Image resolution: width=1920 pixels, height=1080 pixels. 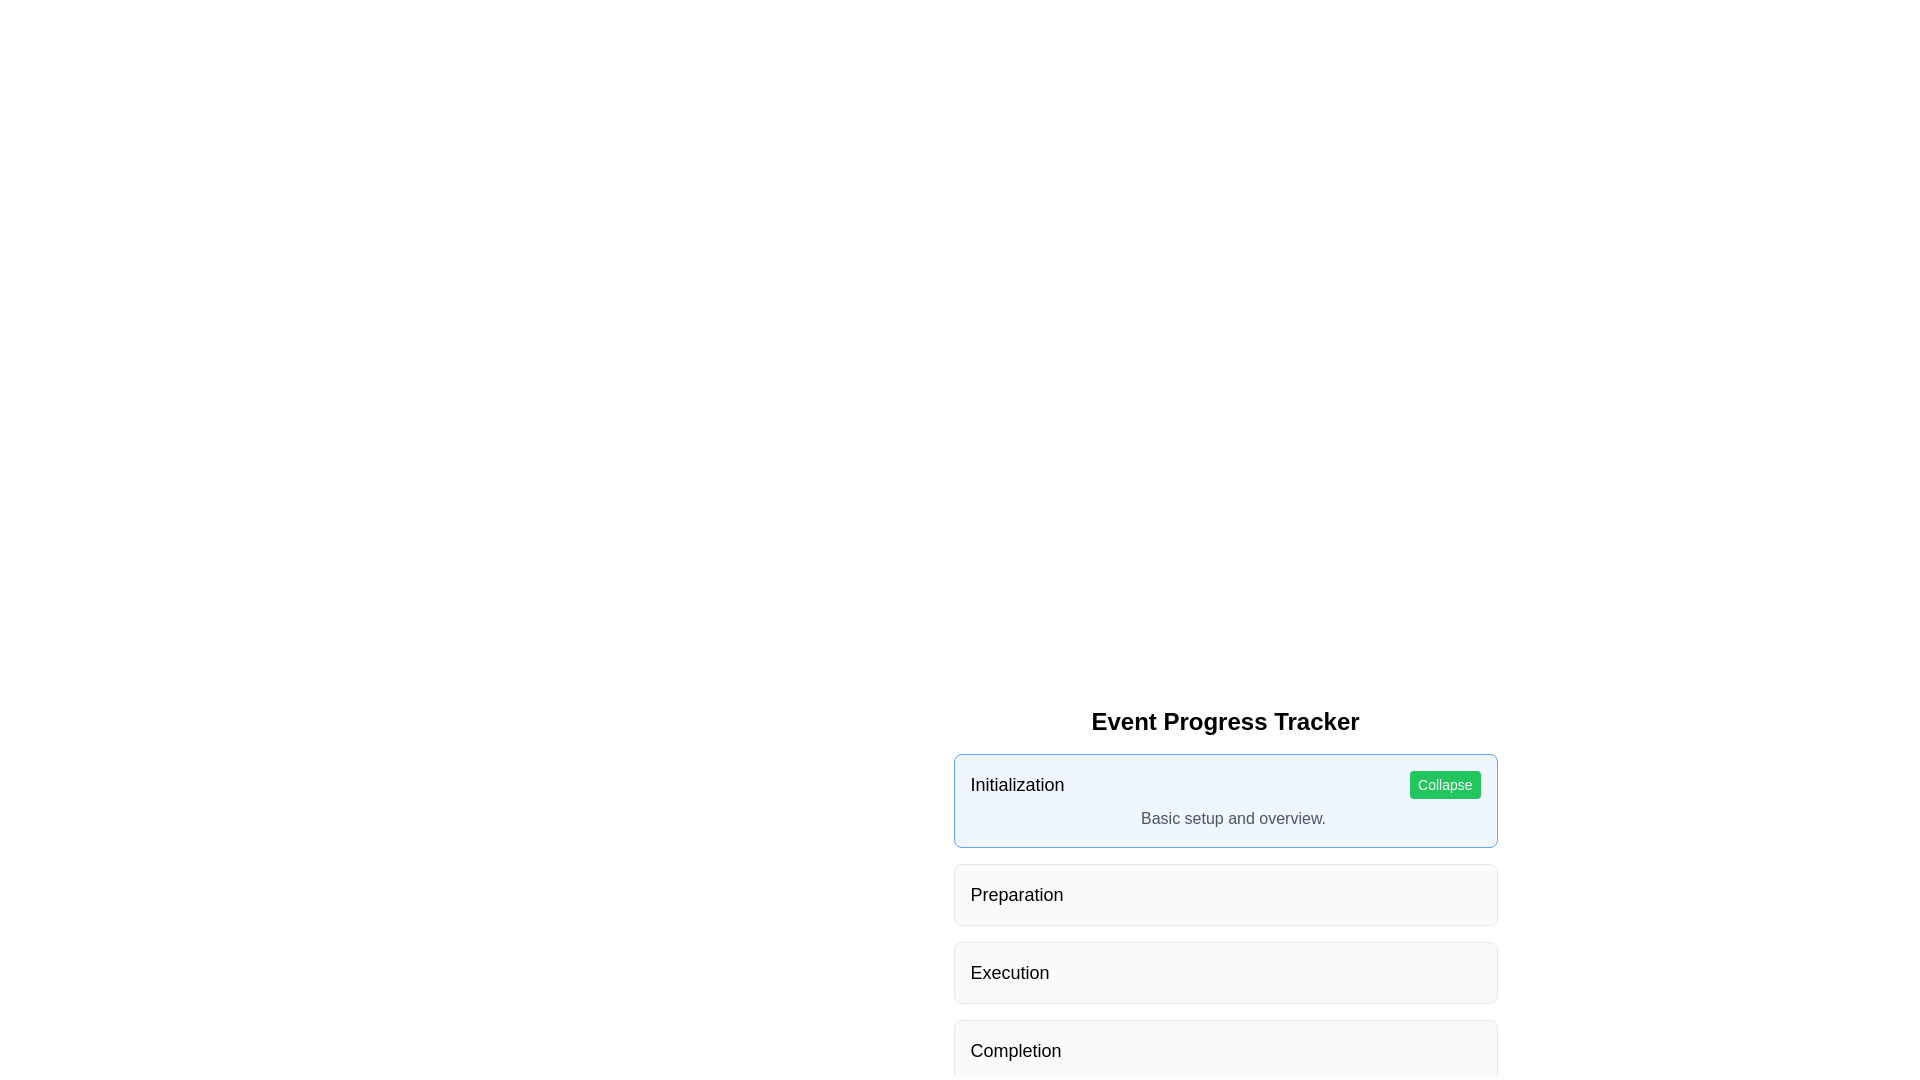 I want to click on the 'Preparation' section header in the Event Progress Tracker interface, which serves as a guiding label for users, so click(x=1017, y=893).